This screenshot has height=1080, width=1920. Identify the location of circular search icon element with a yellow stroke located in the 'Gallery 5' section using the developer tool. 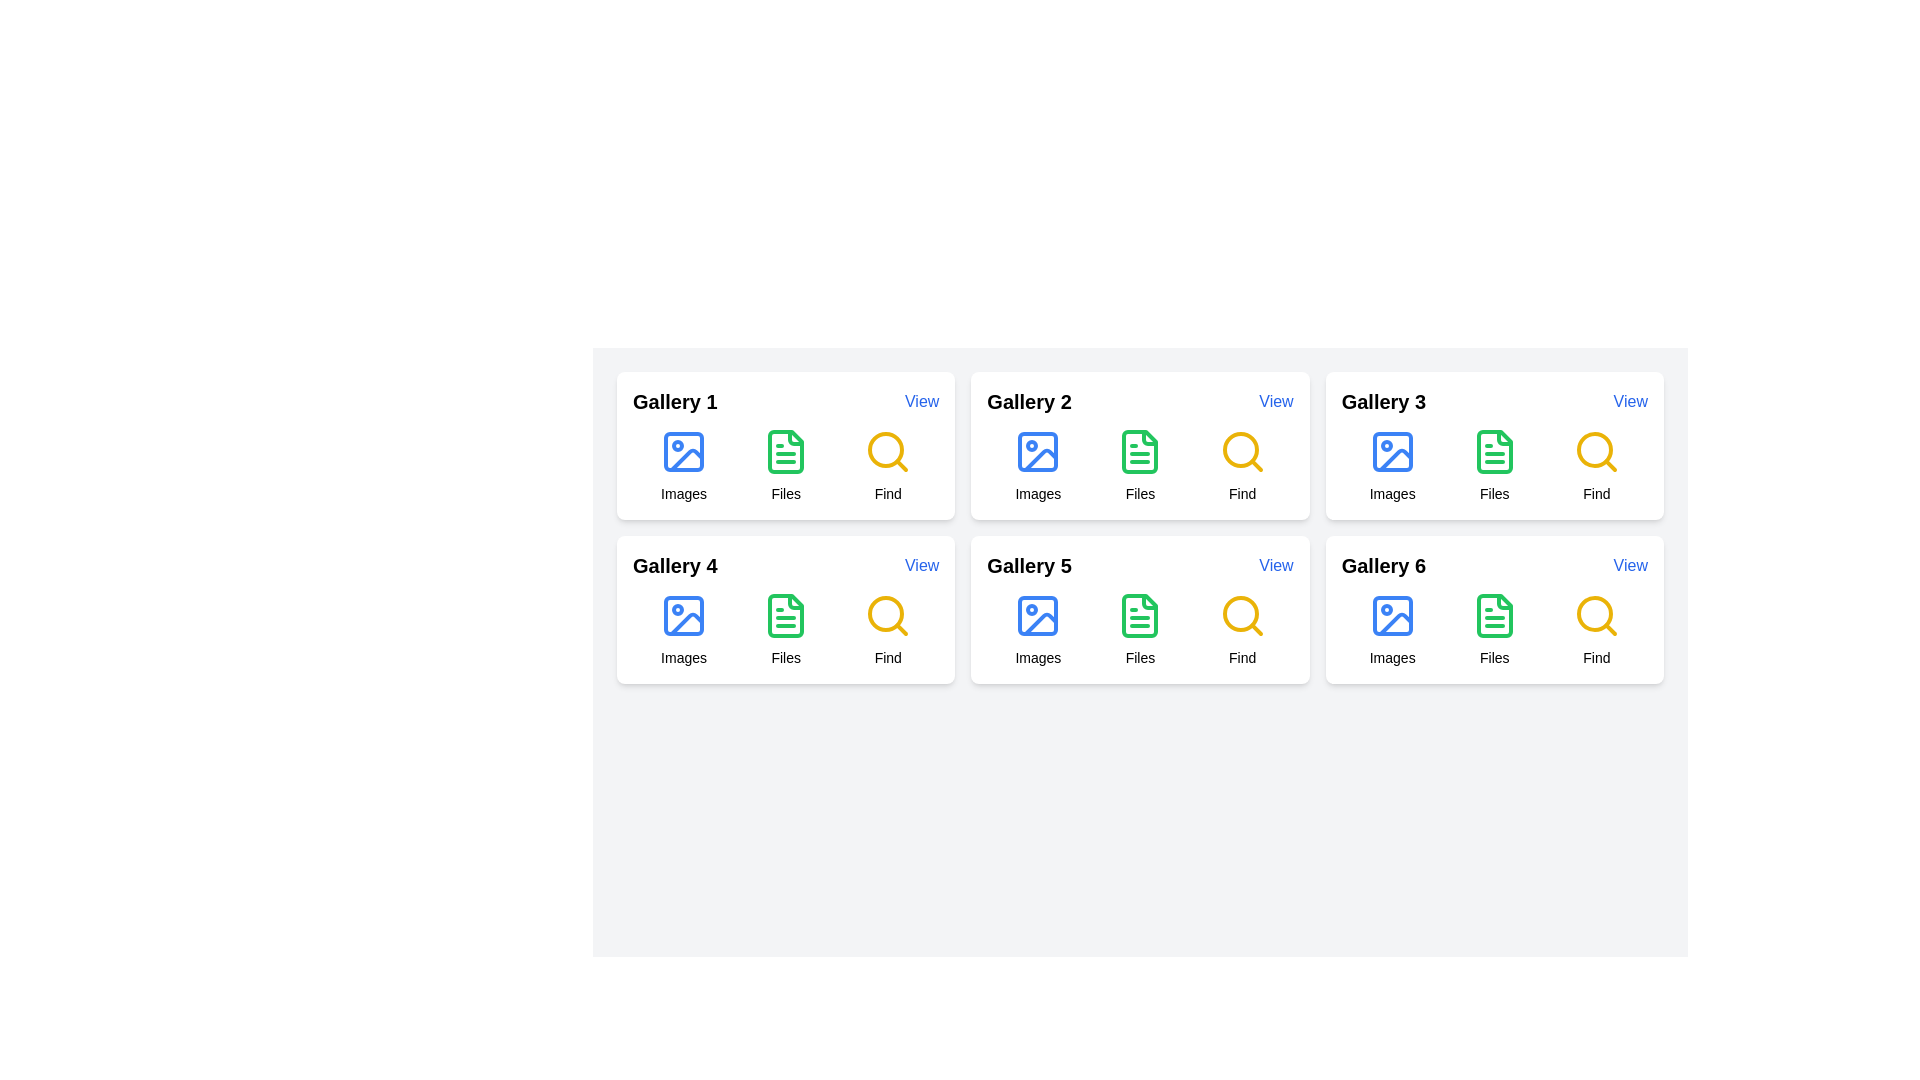
(1239, 612).